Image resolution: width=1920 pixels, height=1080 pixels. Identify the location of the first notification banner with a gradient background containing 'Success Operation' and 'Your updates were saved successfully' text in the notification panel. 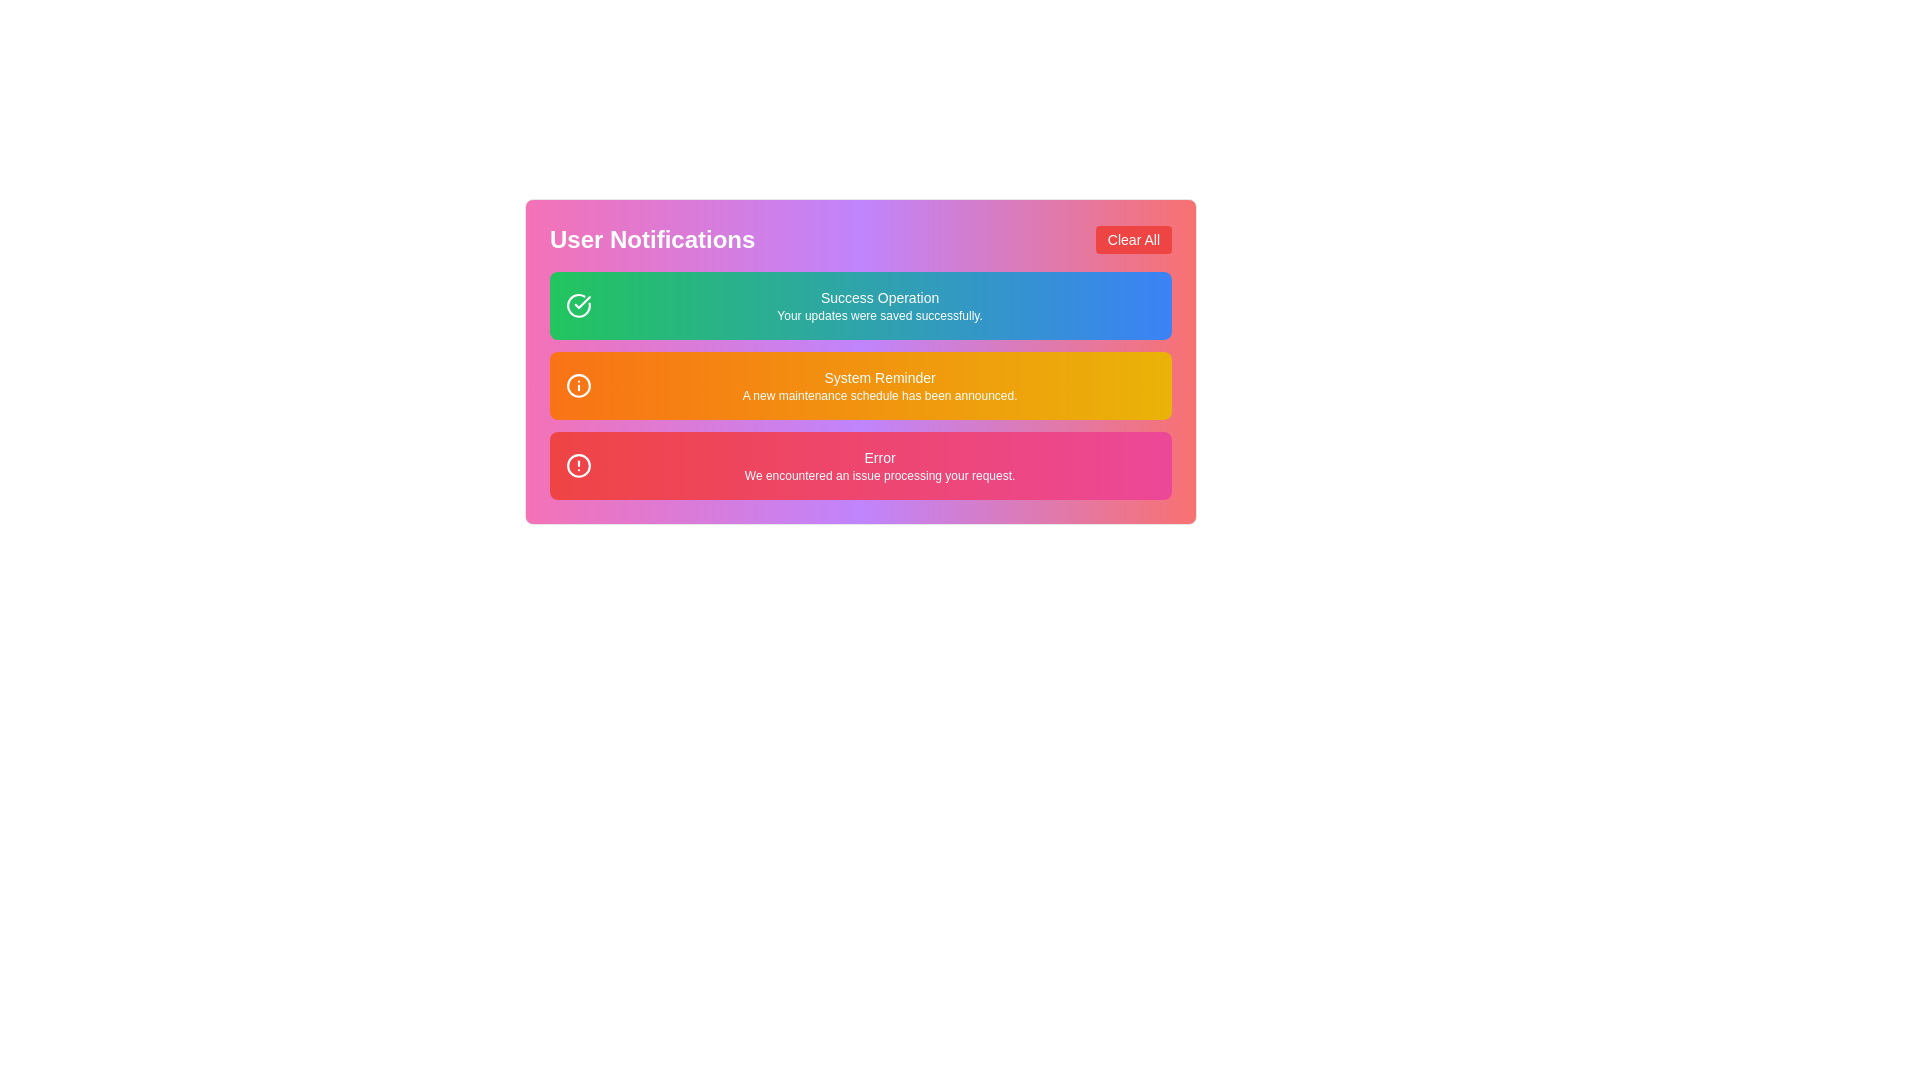
(880, 305).